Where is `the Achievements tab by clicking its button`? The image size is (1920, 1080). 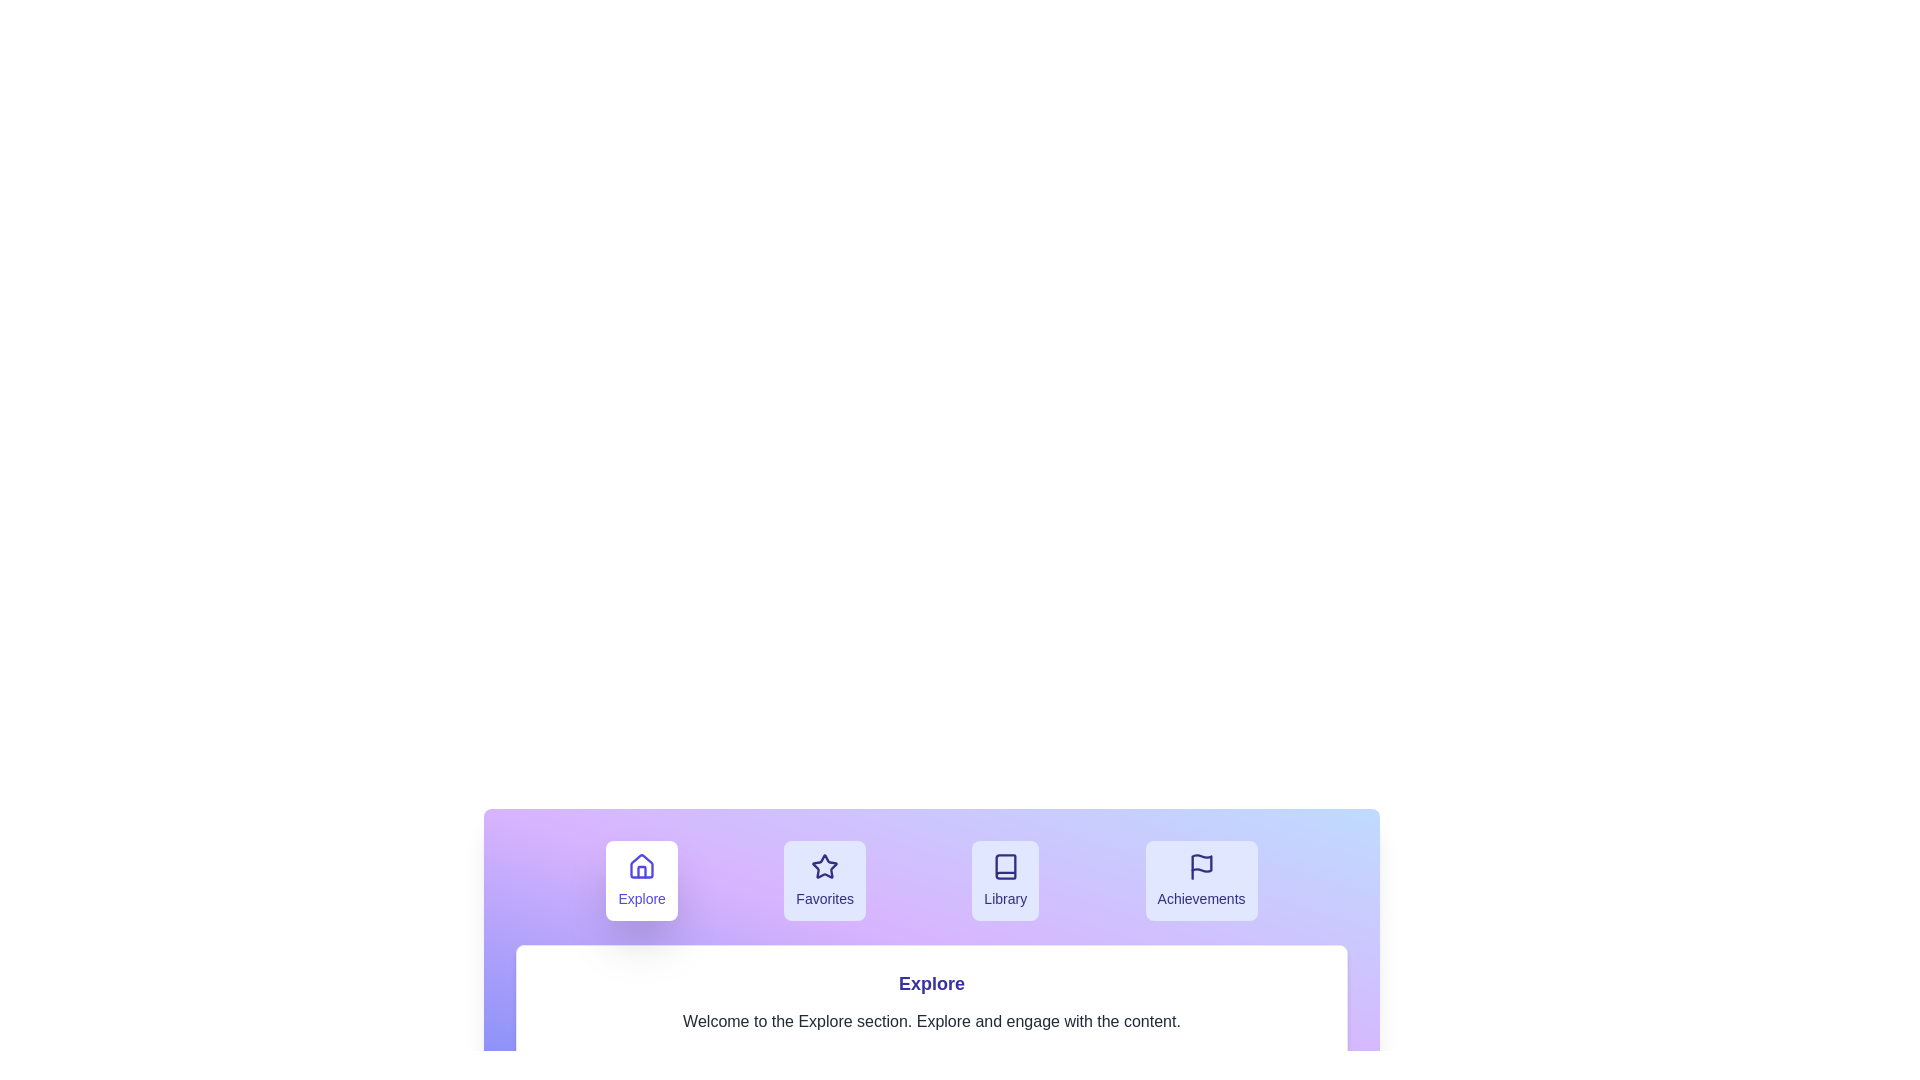 the Achievements tab by clicking its button is located at coordinates (1200, 879).